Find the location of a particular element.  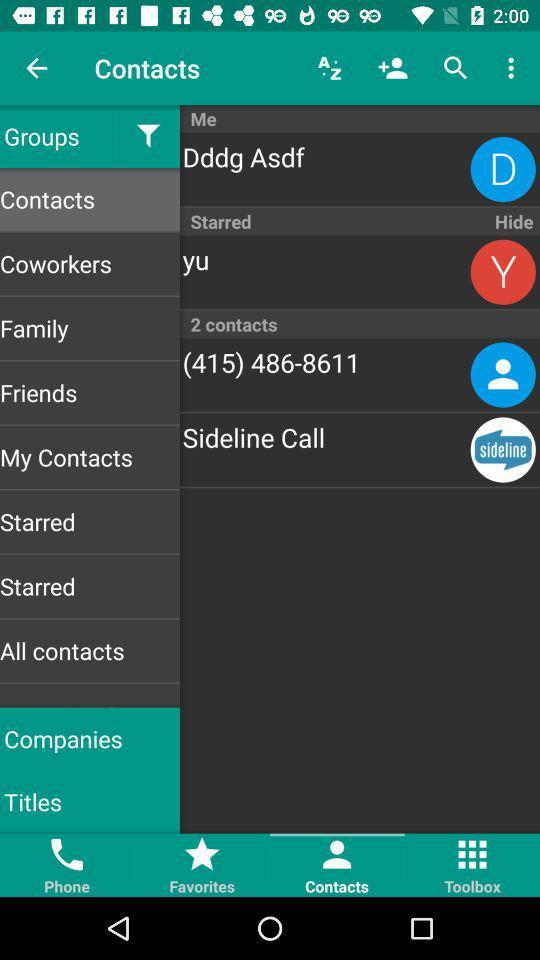

the filter icon is located at coordinates (147, 135).